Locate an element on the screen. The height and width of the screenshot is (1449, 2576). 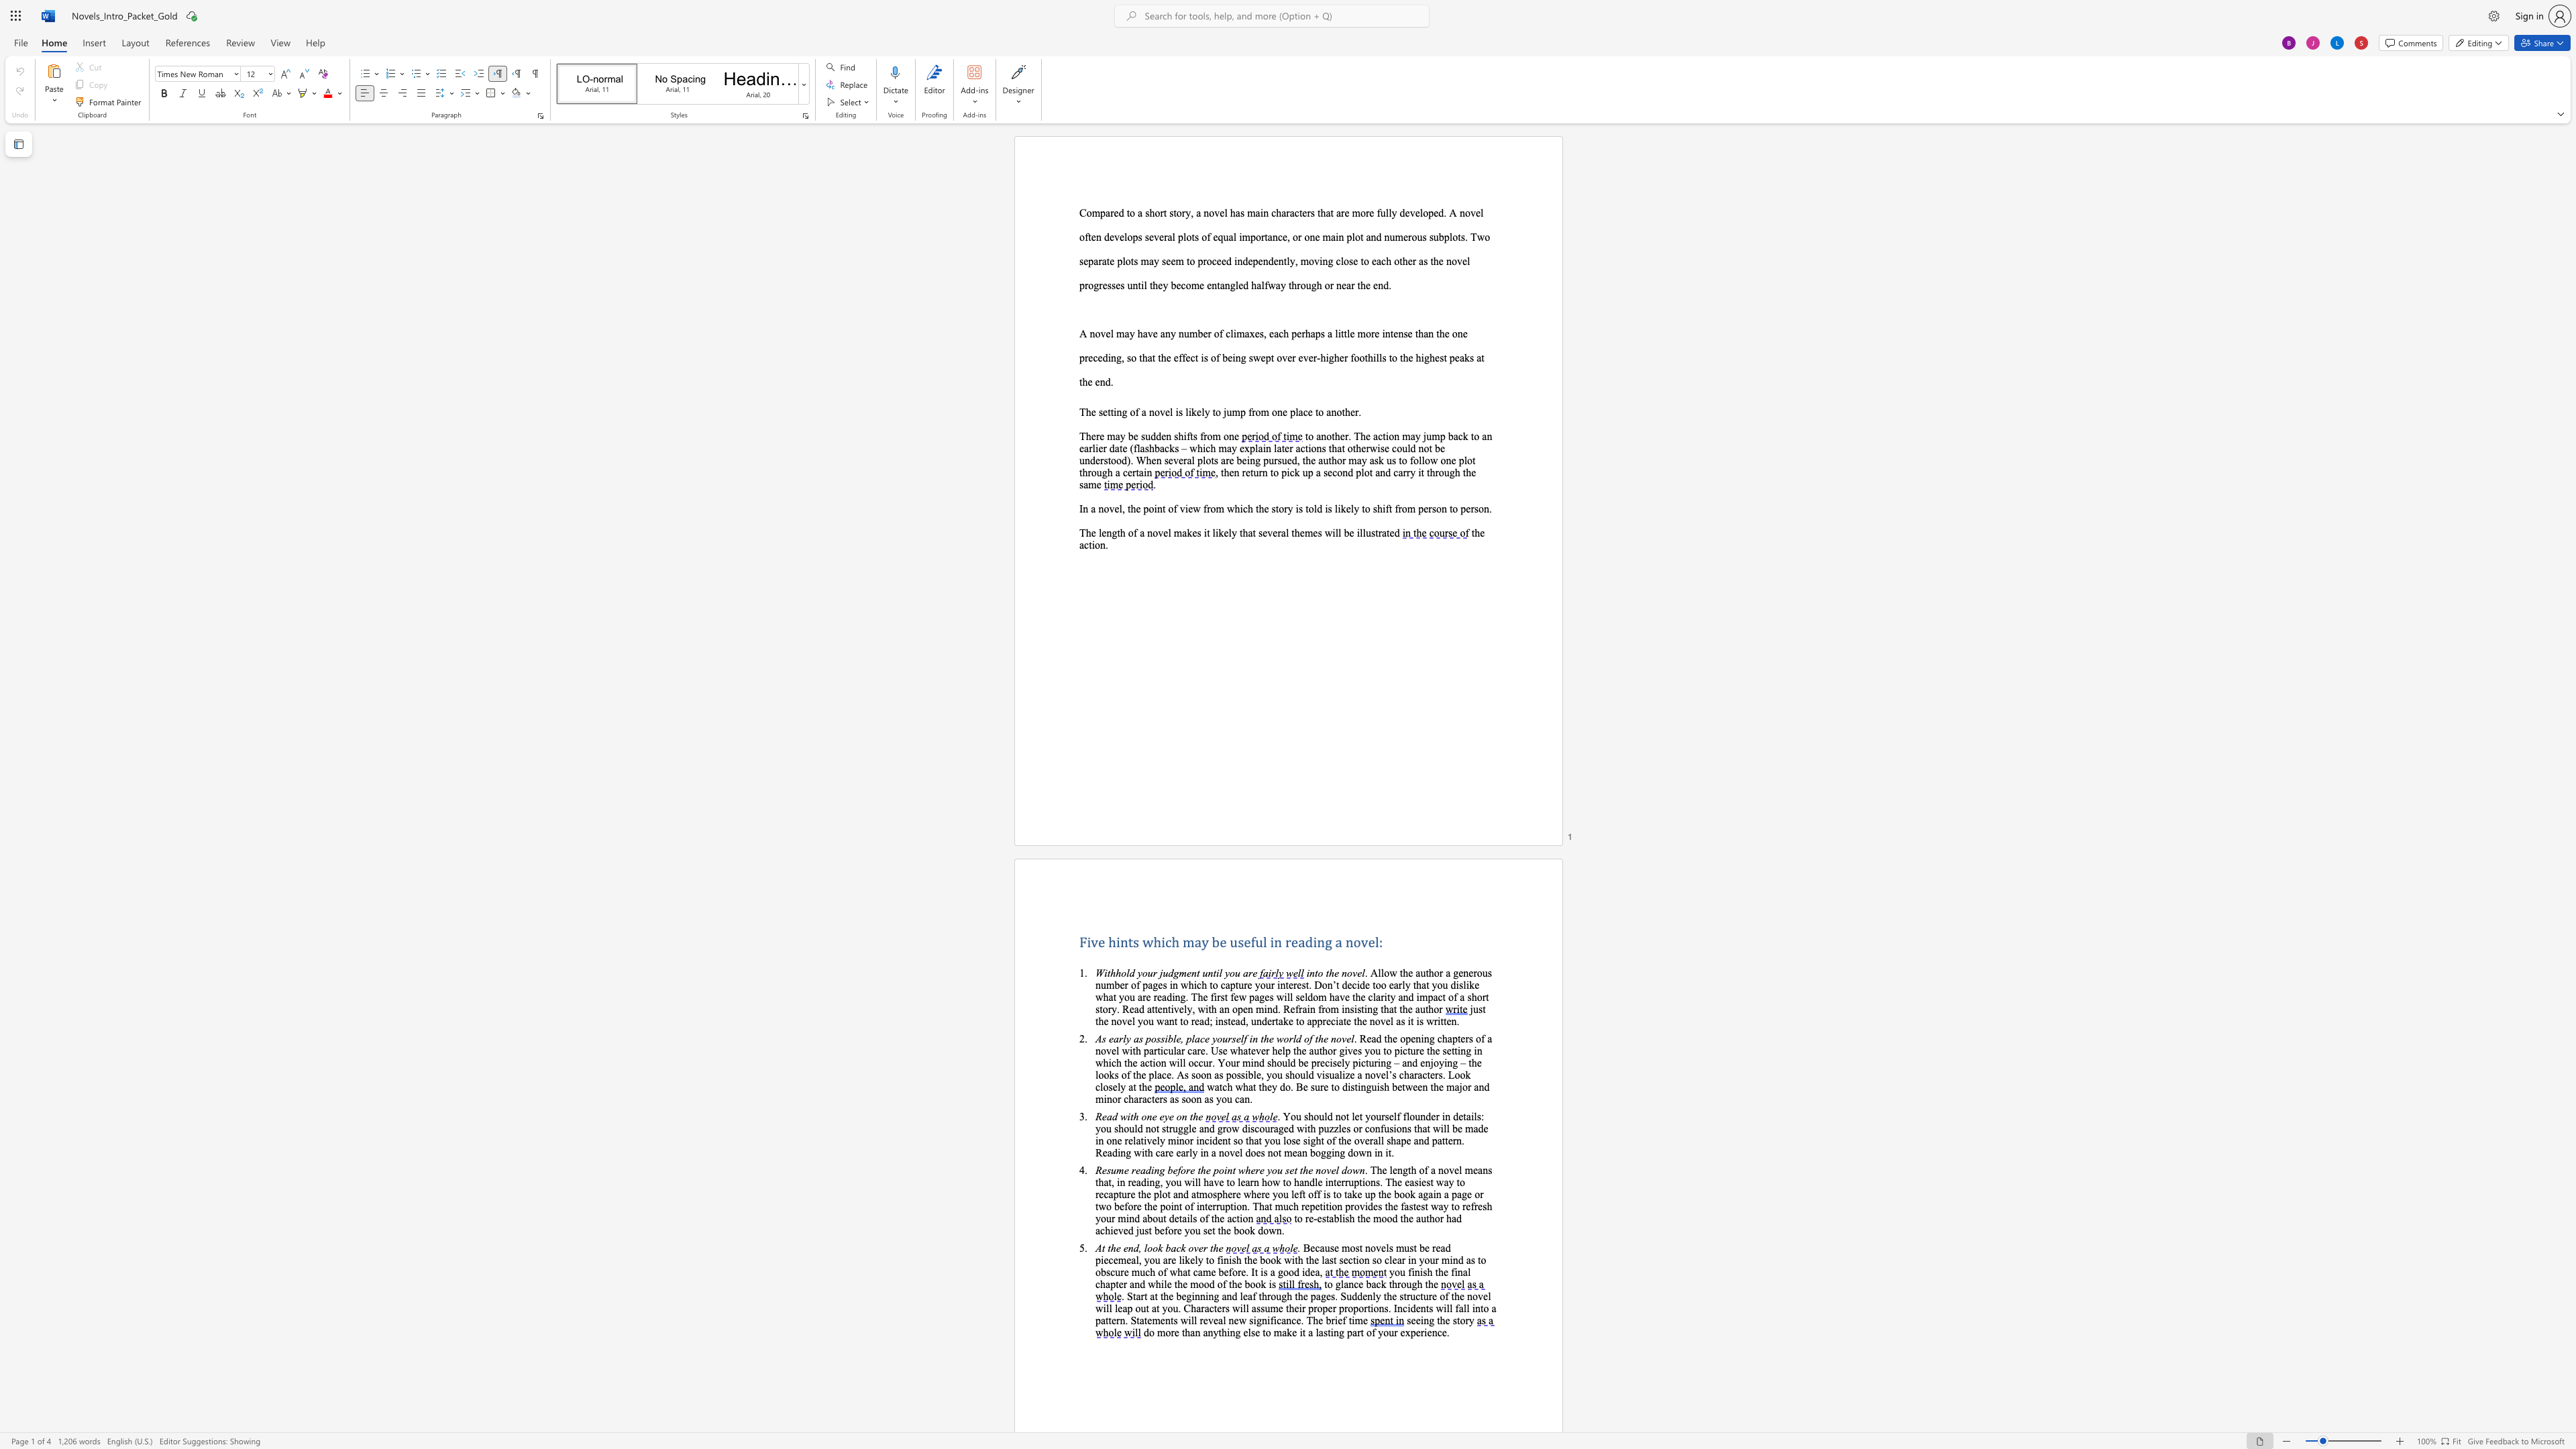
the 3th character "s" in the text is located at coordinates (1157, 1038).